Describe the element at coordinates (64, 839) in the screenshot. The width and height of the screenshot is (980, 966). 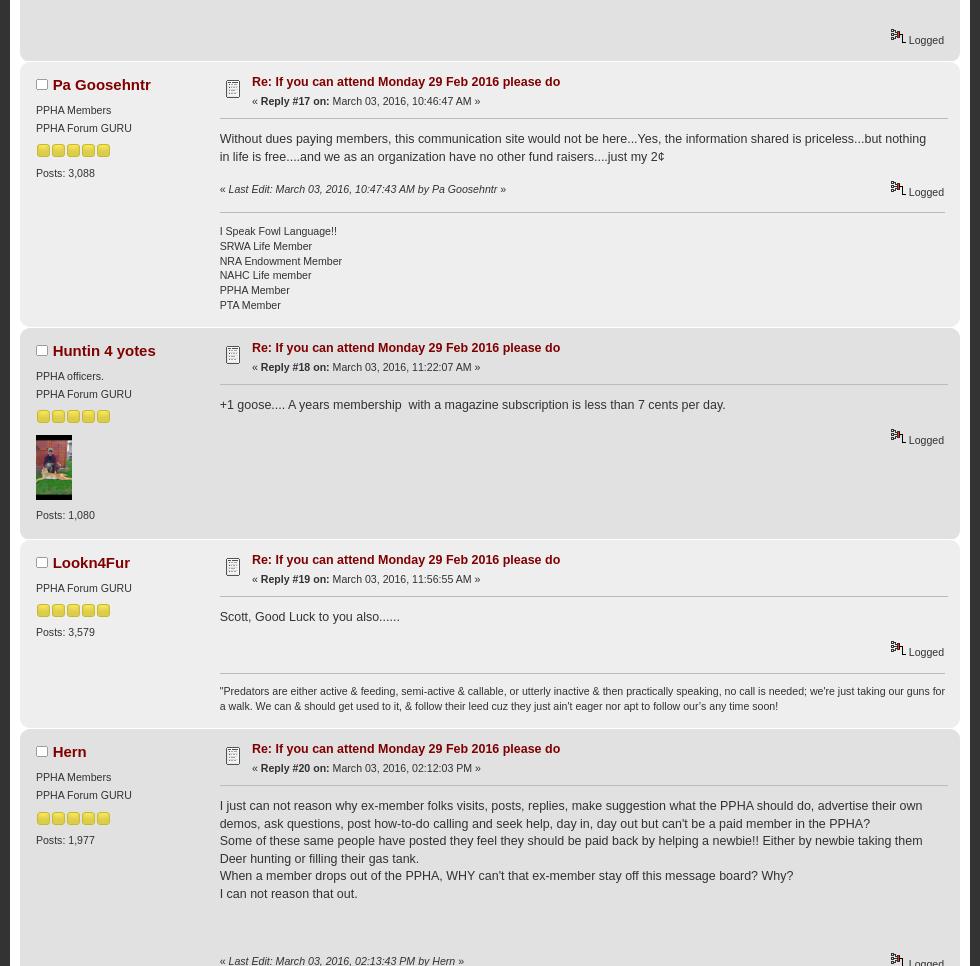
I see `'Posts: 1,977'` at that location.